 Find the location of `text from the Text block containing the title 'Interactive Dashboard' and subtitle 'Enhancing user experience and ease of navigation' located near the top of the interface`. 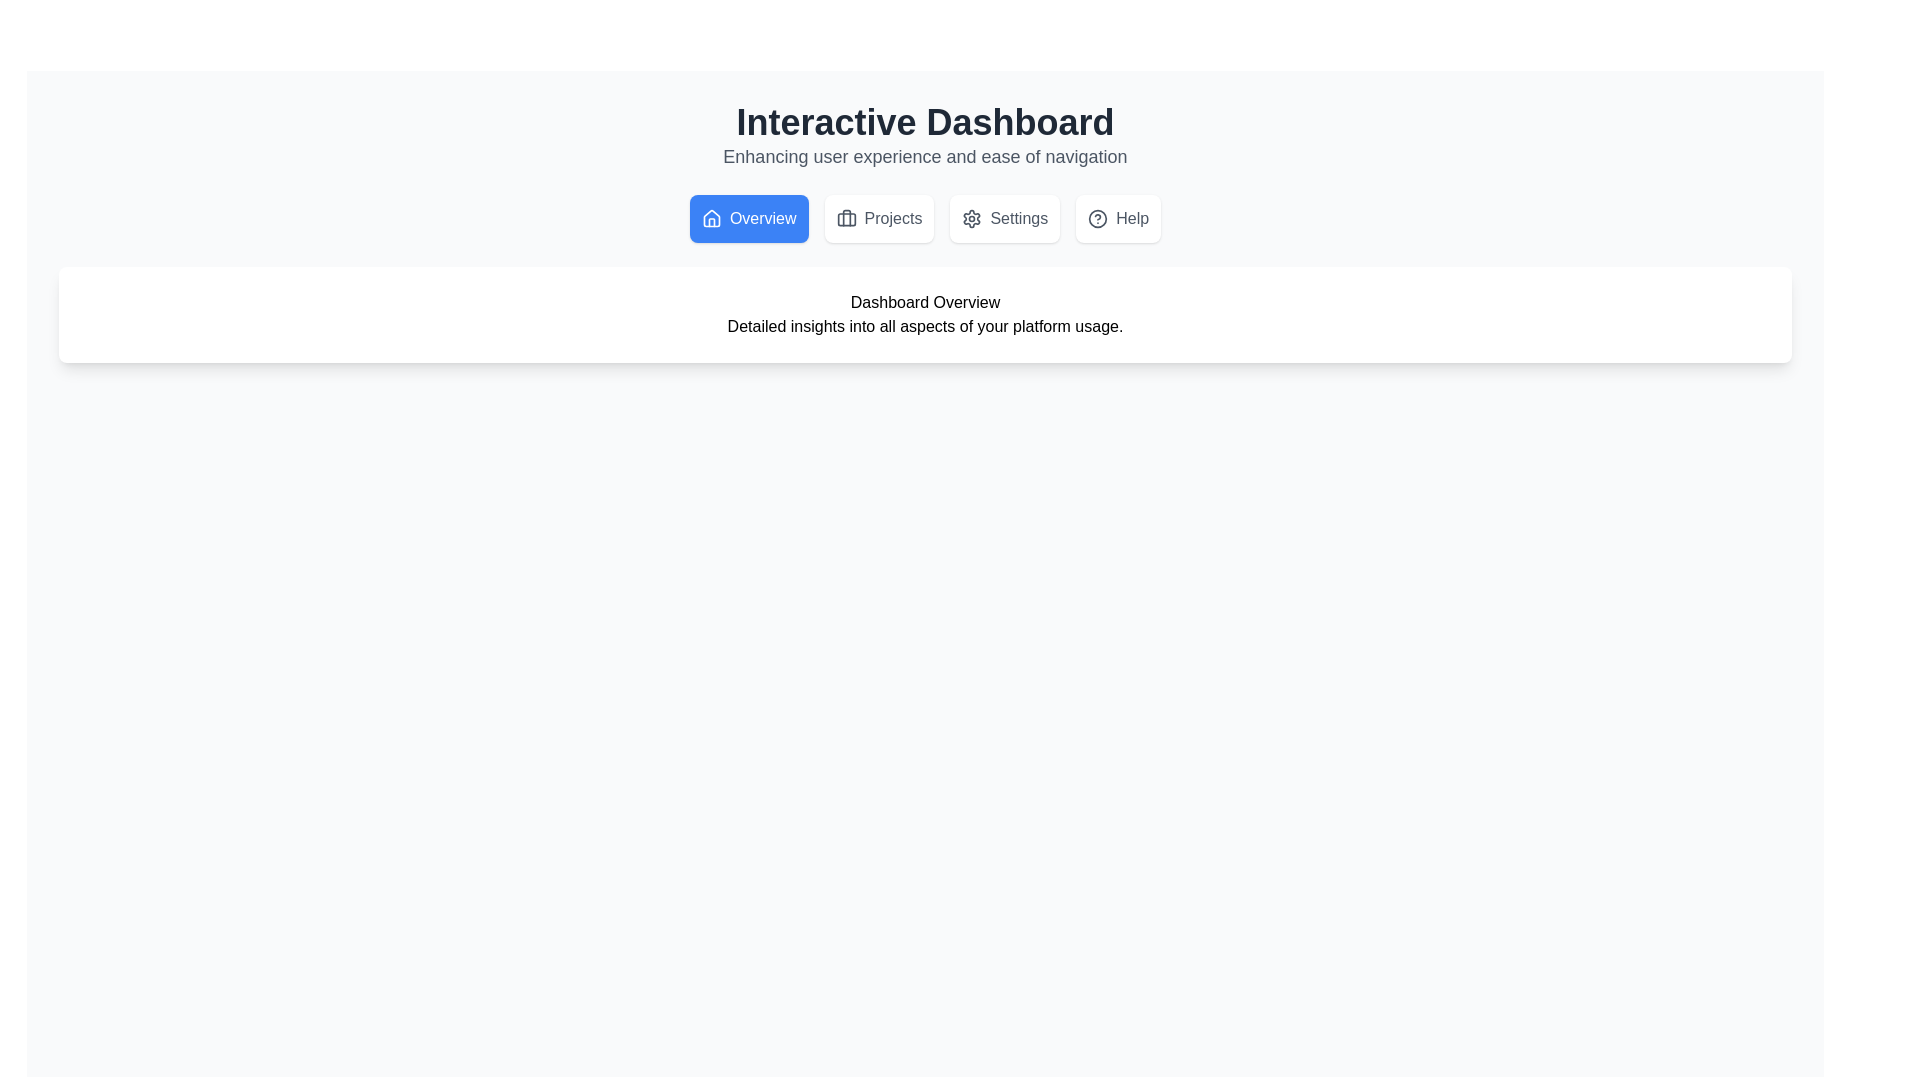

text from the Text block containing the title 'Interactive Dashboard' and subtitle 'Enhancing user experience and ease of navigation' located near the top of the interface is located at coordinates (924, 136).